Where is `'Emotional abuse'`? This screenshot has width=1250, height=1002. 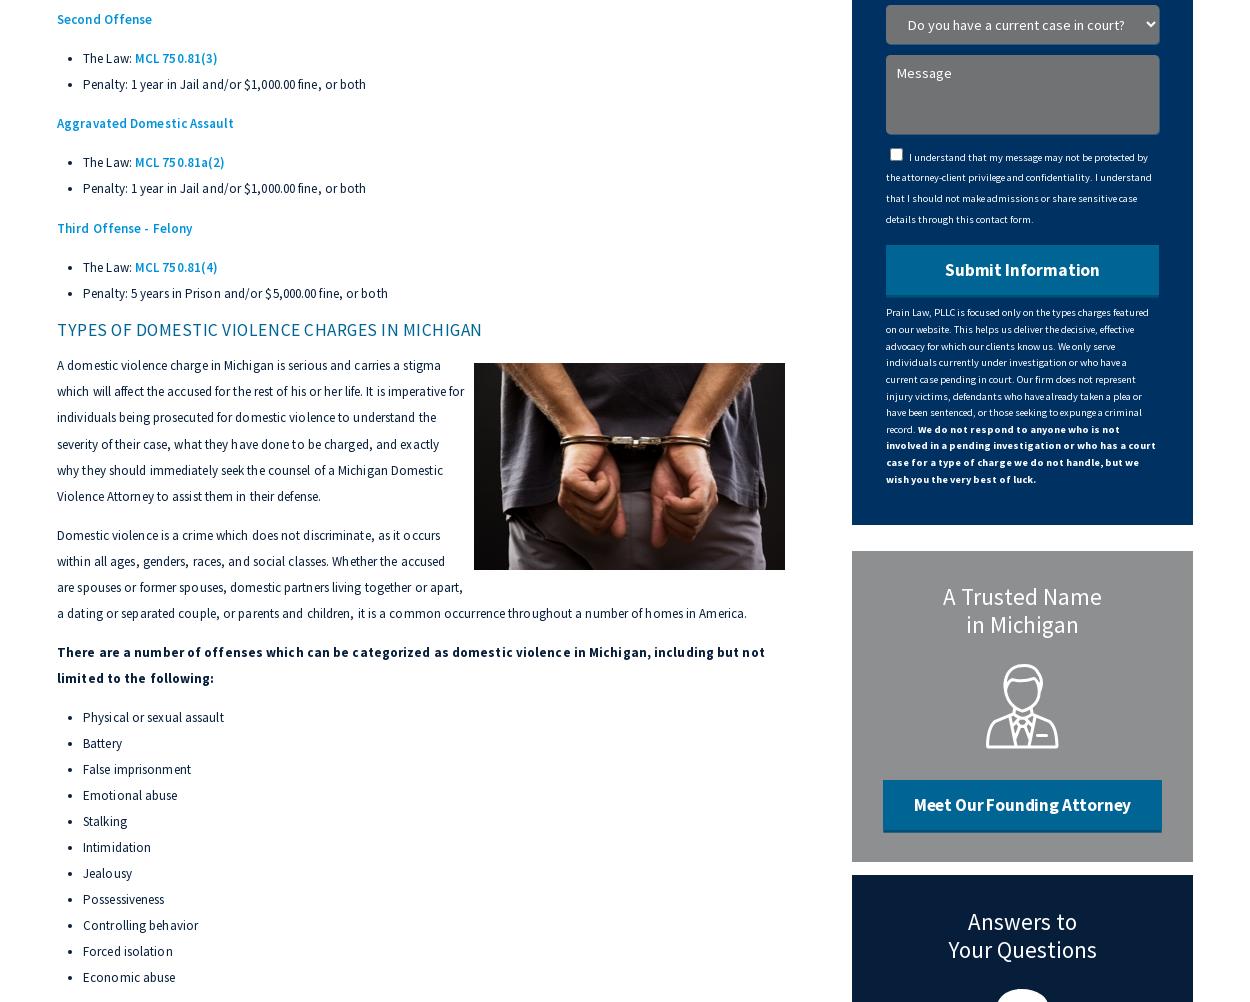
'Emotional abuse' is located at coordinates (130, 793).